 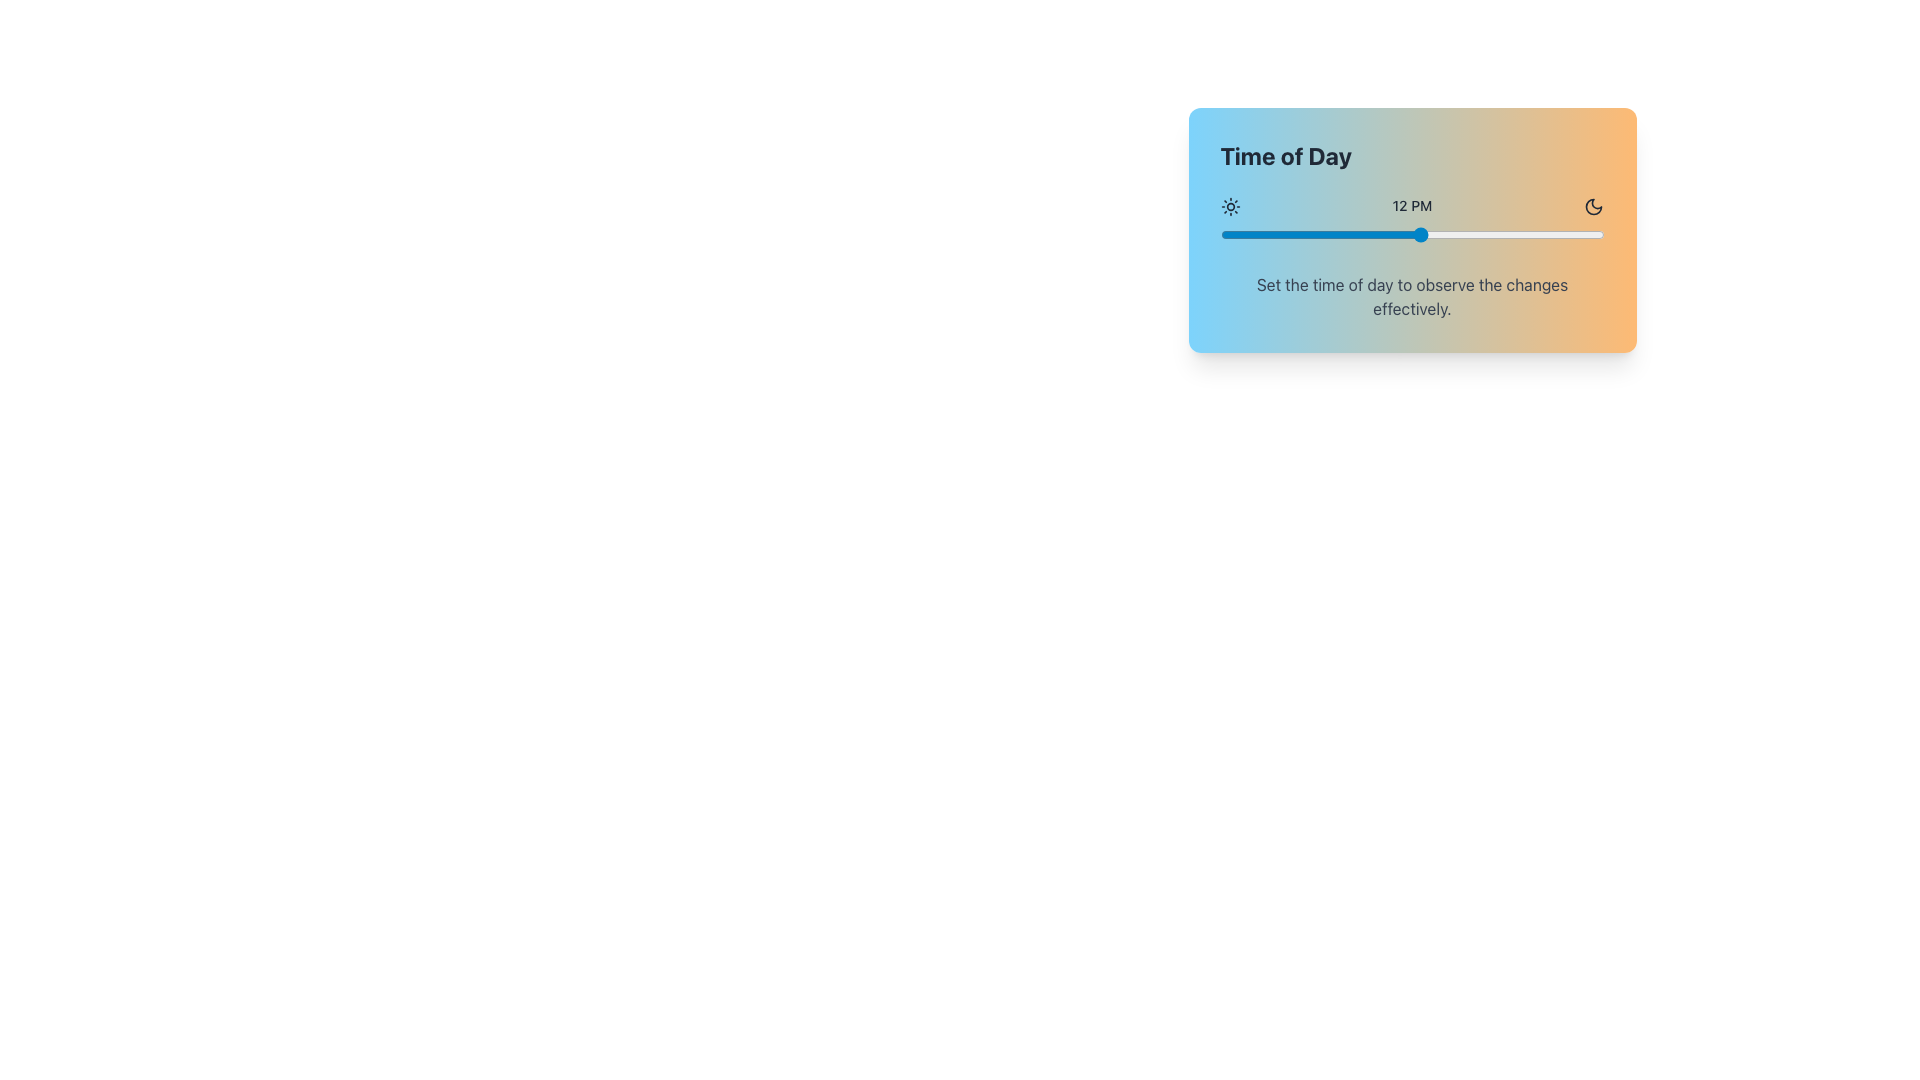 What do you see at coordinates (1520, 234) in the screenshot?
I see `the slider value` at bounding box center [1520, 234].